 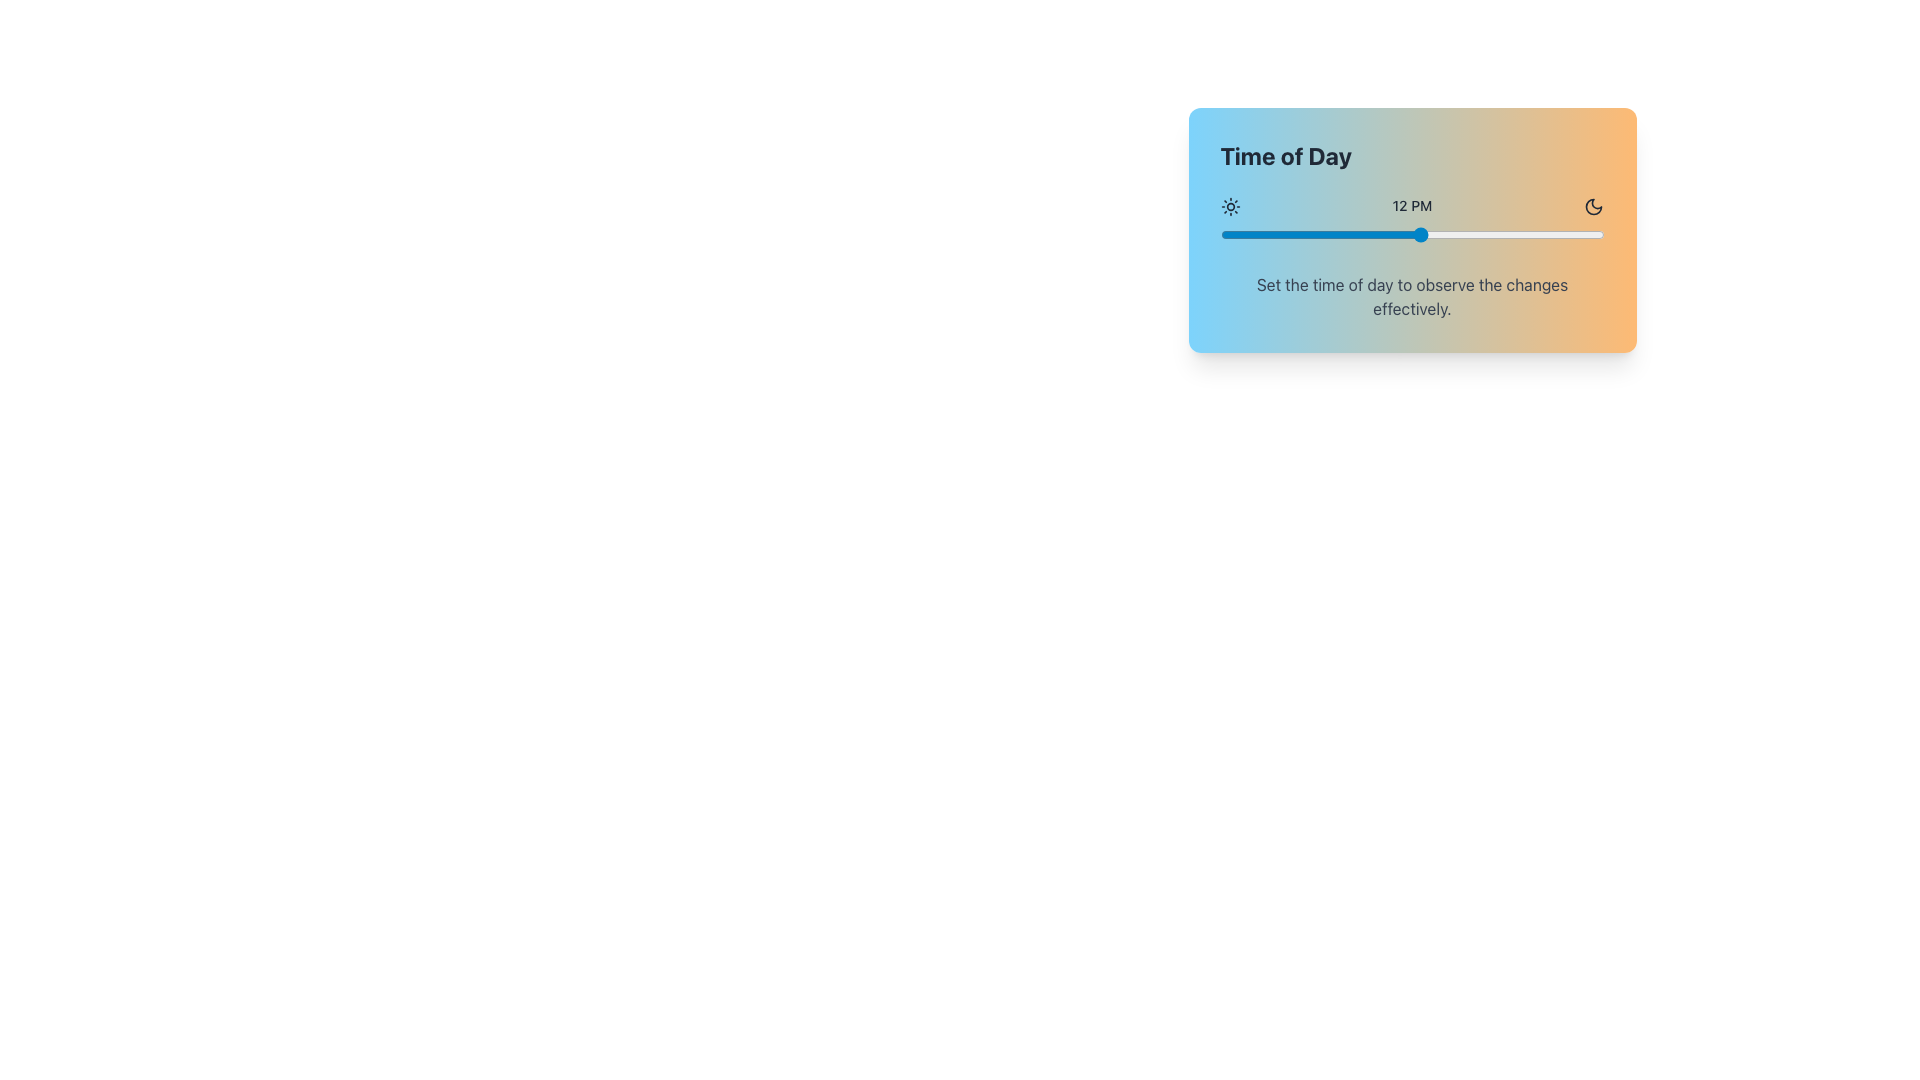 What do you see at coordinates (1520, 234) in the screenshot?
I see `the slider value` at bounding box center [1520, 234].